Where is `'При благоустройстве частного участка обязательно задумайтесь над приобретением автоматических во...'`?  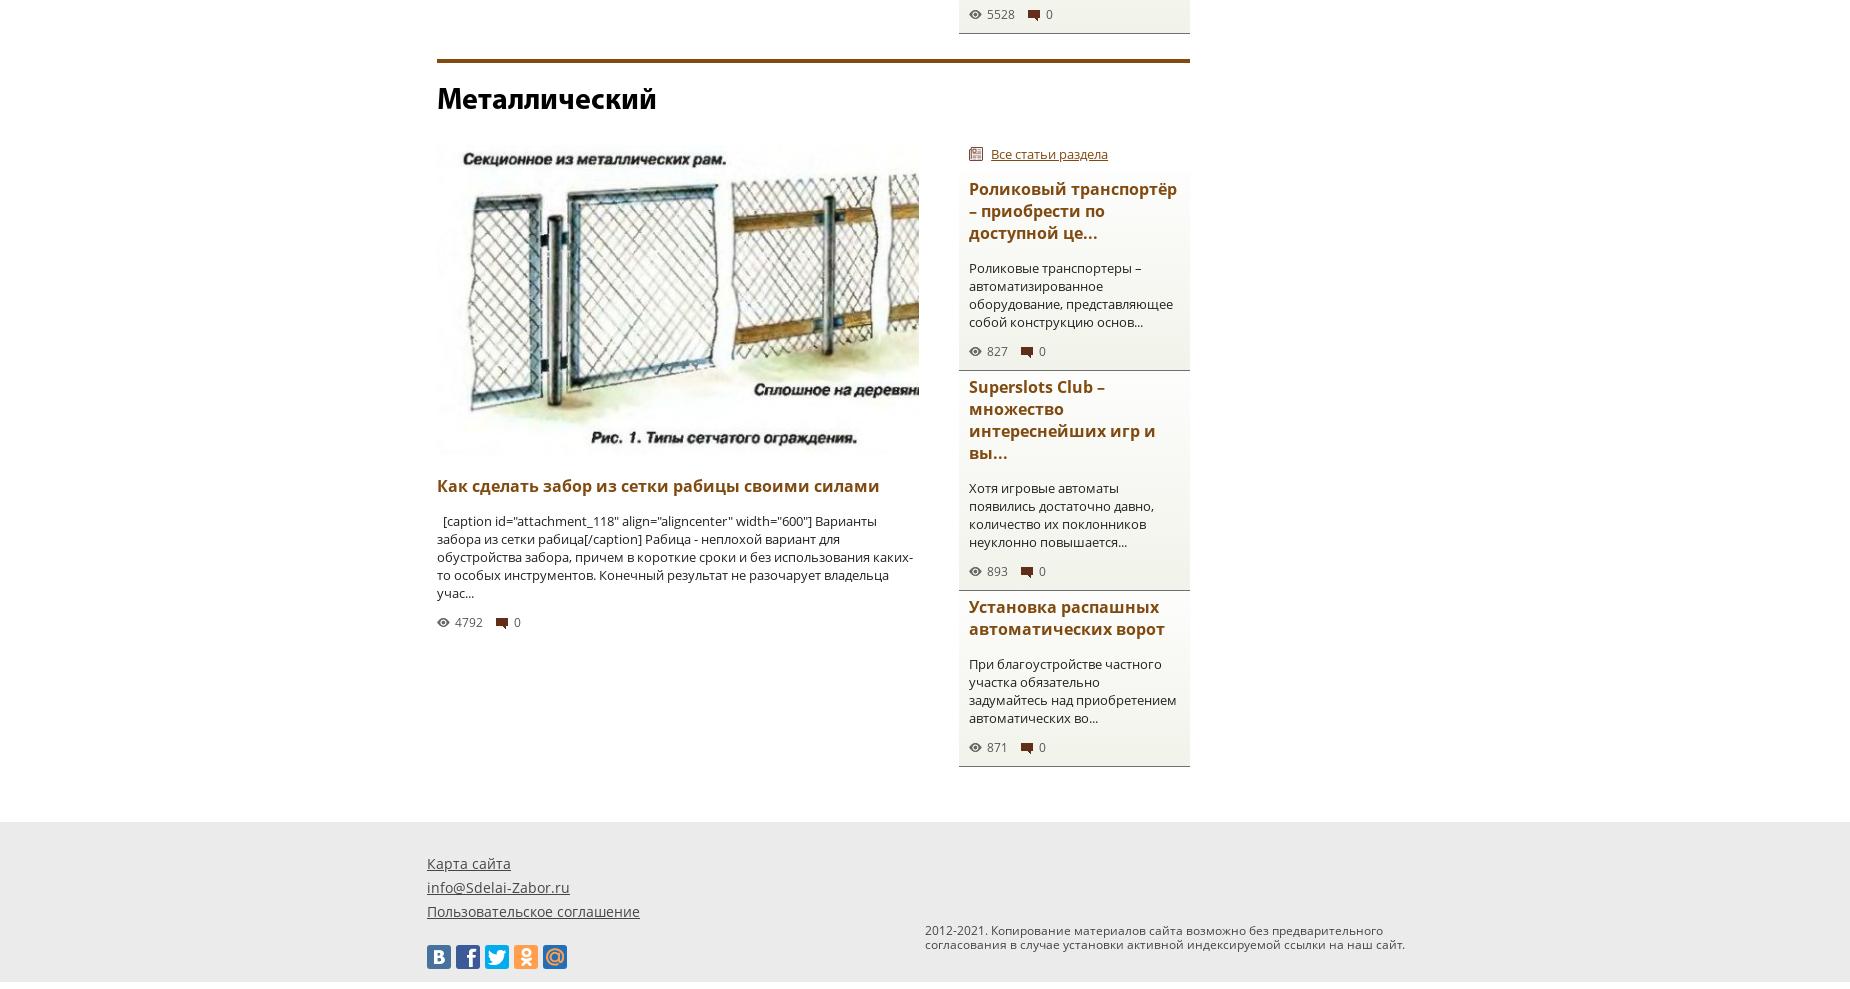 'При благоустройстве частного участка обязательно задумайтесь над приобретением автоматических во...' is located at coordinates (968, 690).